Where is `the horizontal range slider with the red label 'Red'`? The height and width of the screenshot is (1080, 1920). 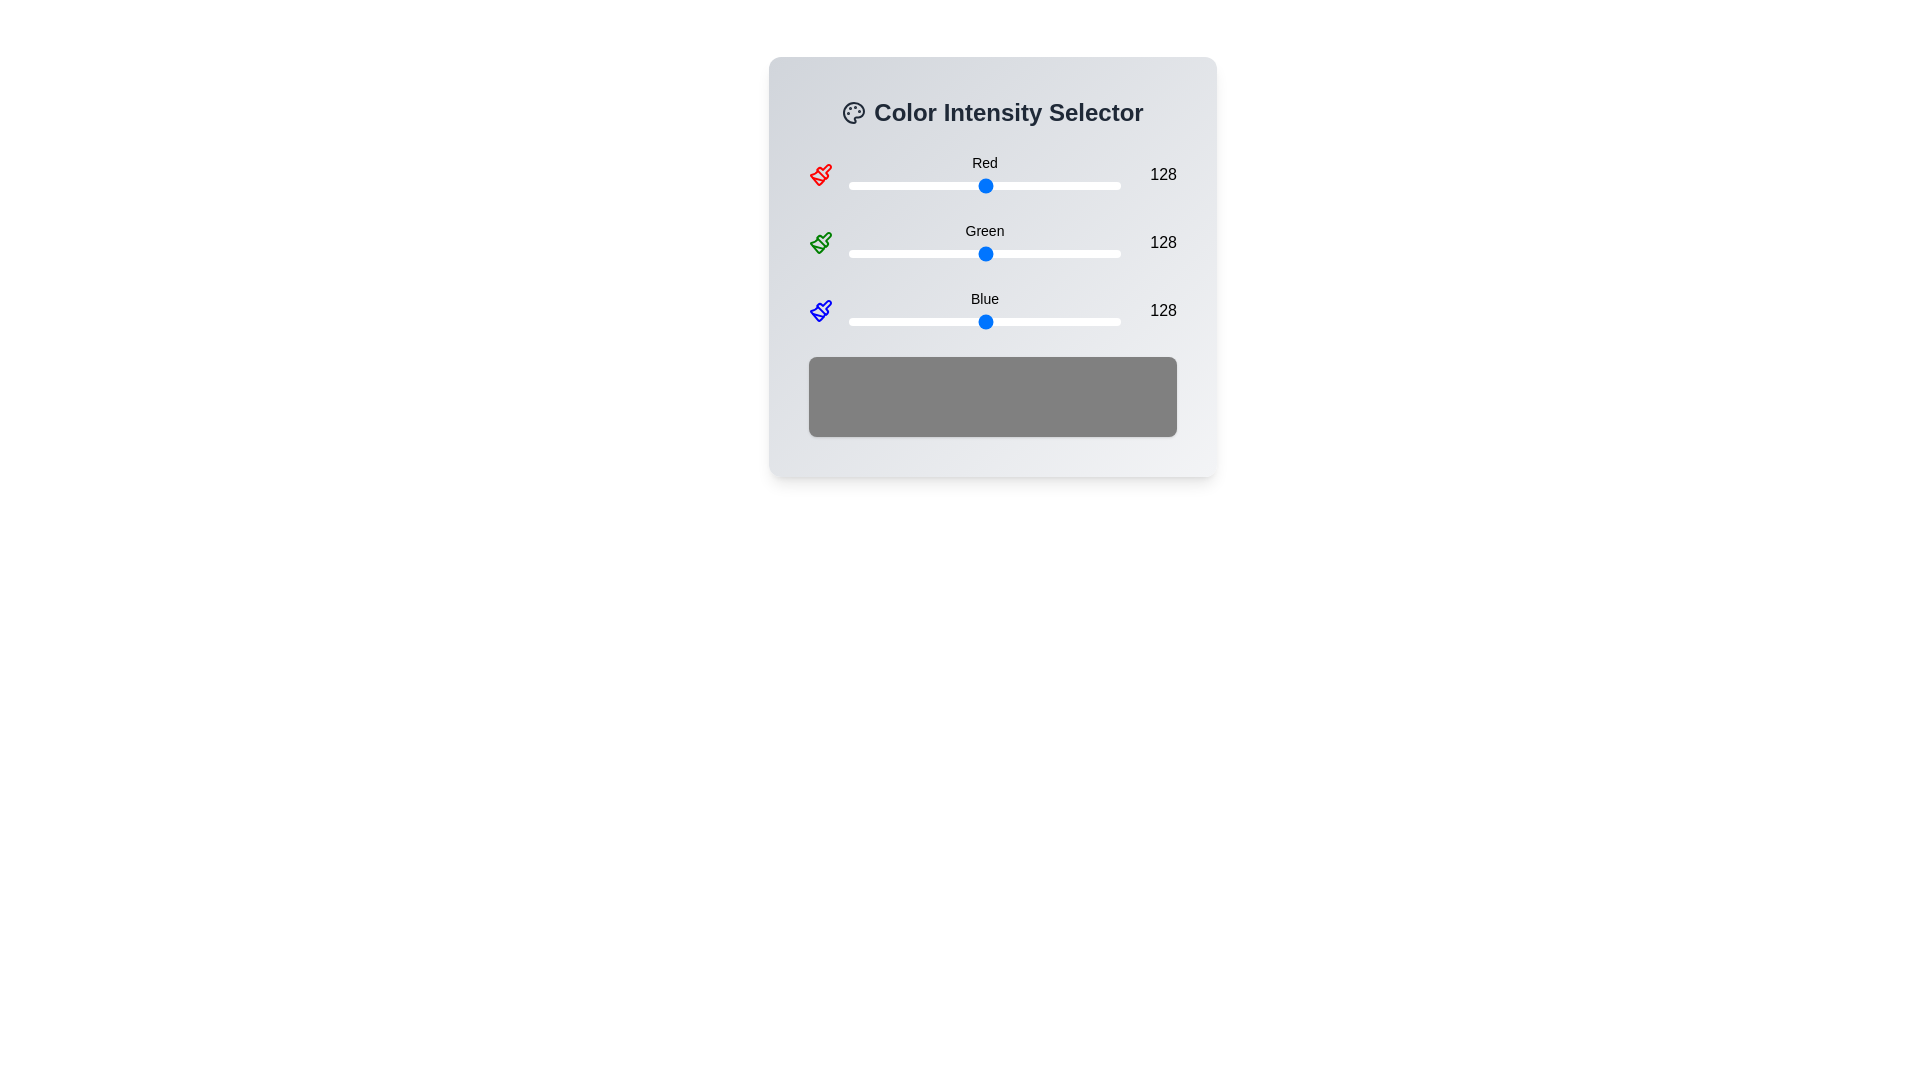
the horizontal range slider with the red label 'Red' is located at coordinates (993, 173).